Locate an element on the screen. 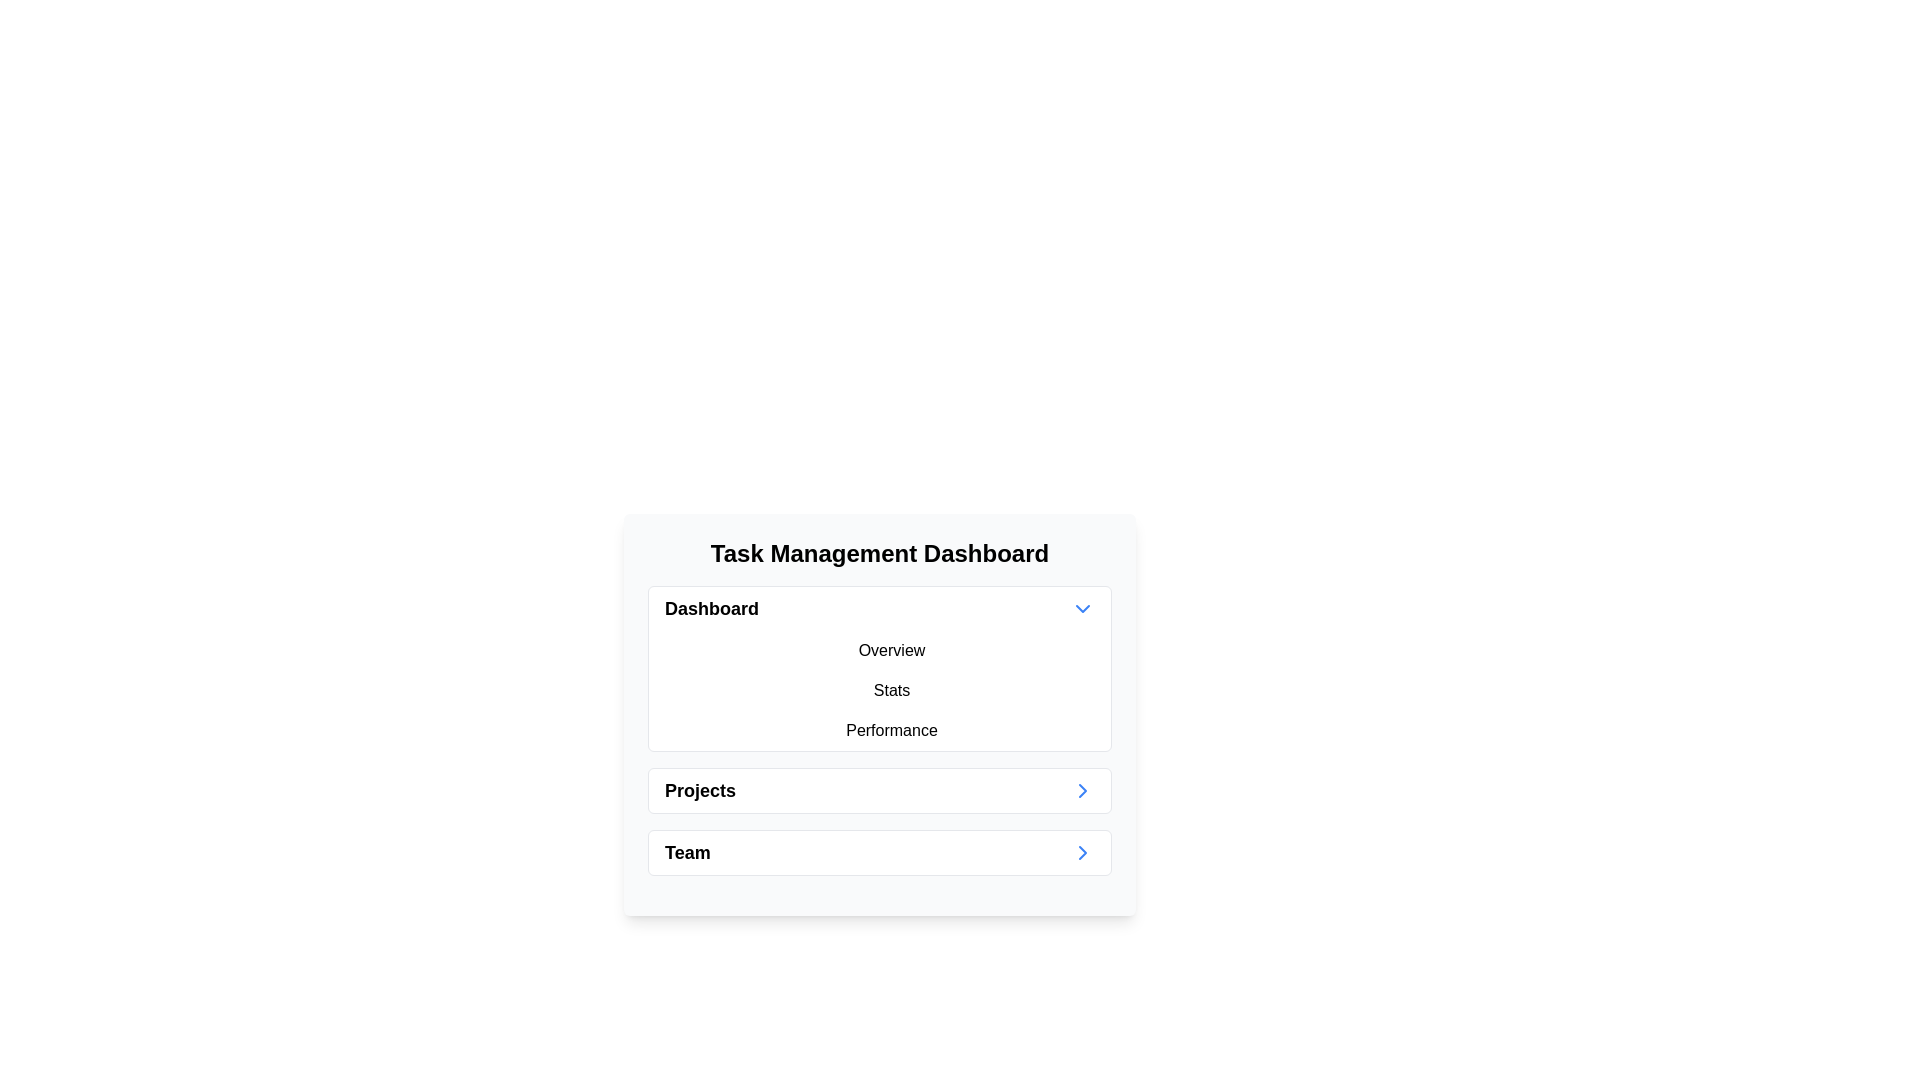 This screenshot has width=1920, height=1080. the 'Projects' text label, which is a bold black font in the second list item under 'Task Management Dashboard' is located at coordinates (700, 789).